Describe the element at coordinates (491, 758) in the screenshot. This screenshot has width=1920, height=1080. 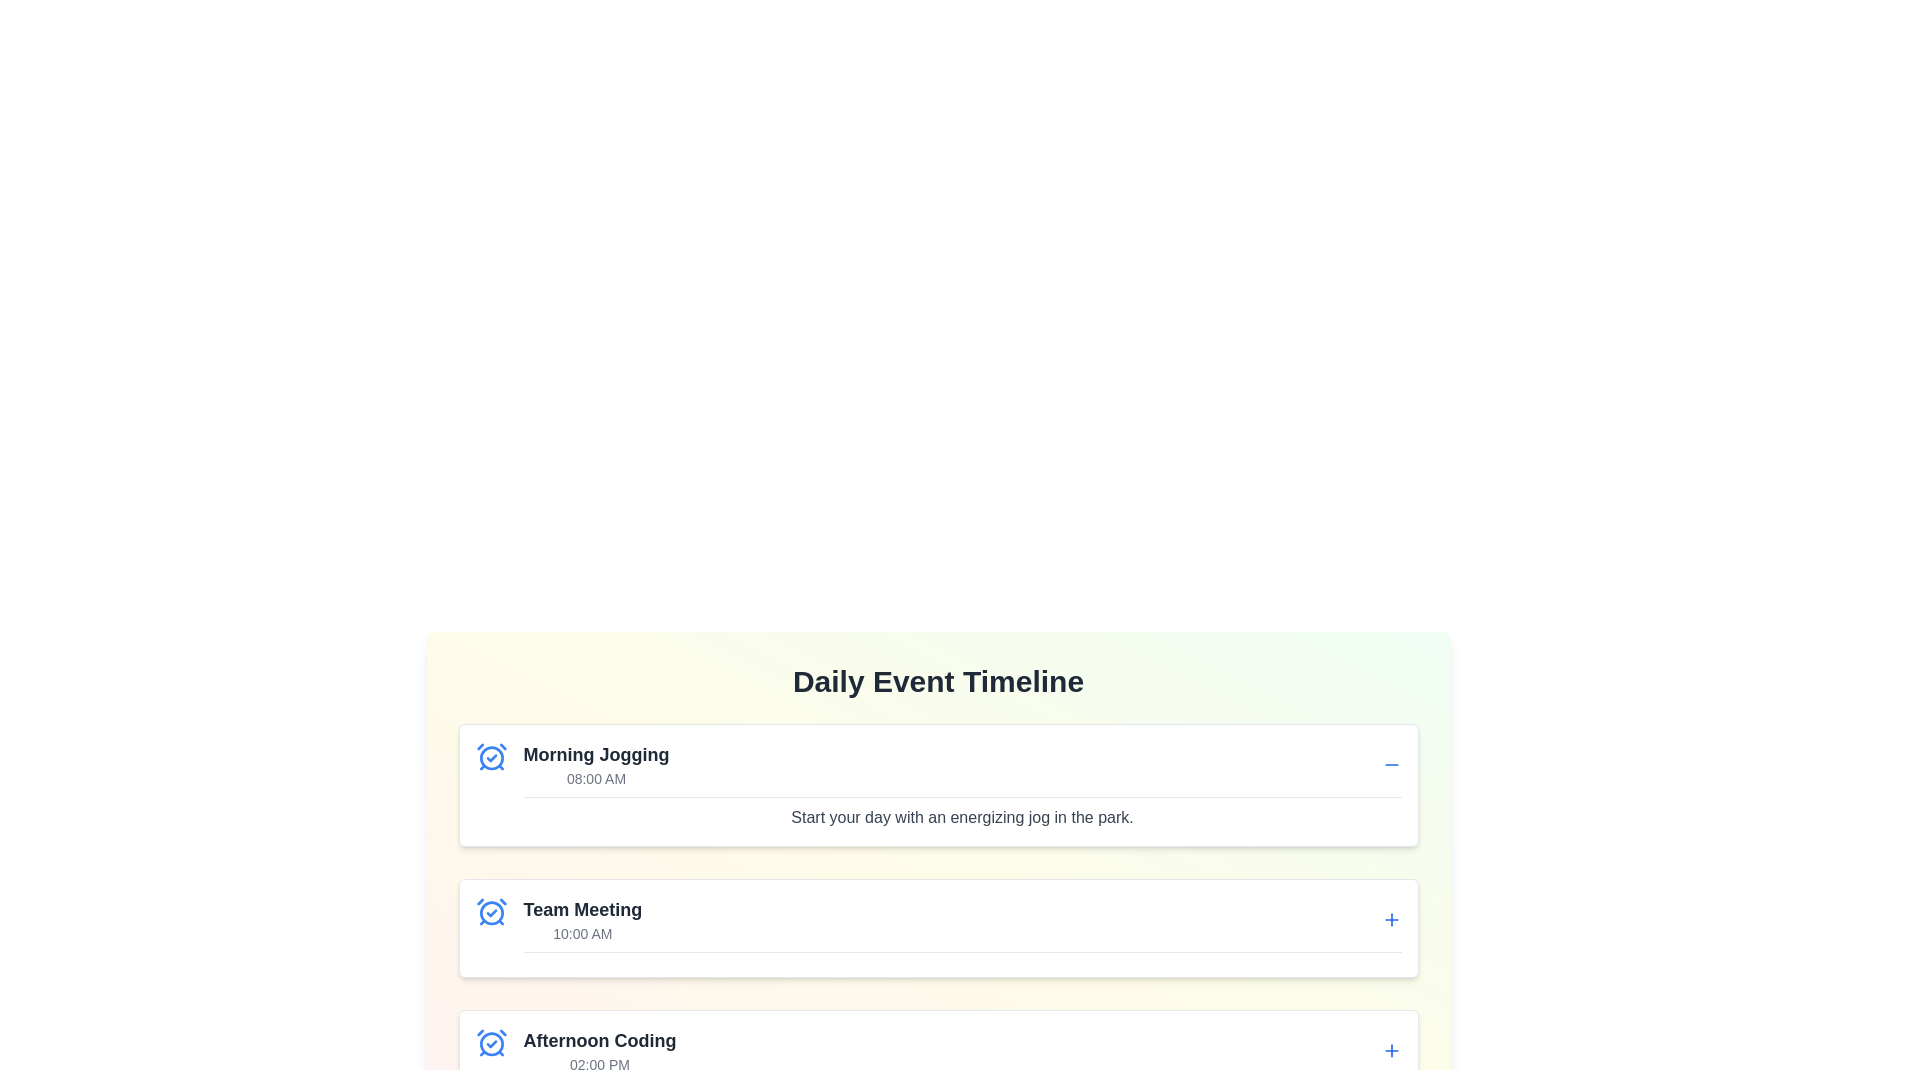
I see `the circular icon component that is part of the alarm clock graphic, located below the 'Morning Jogging' title in the daily event timeline interface` at that location.